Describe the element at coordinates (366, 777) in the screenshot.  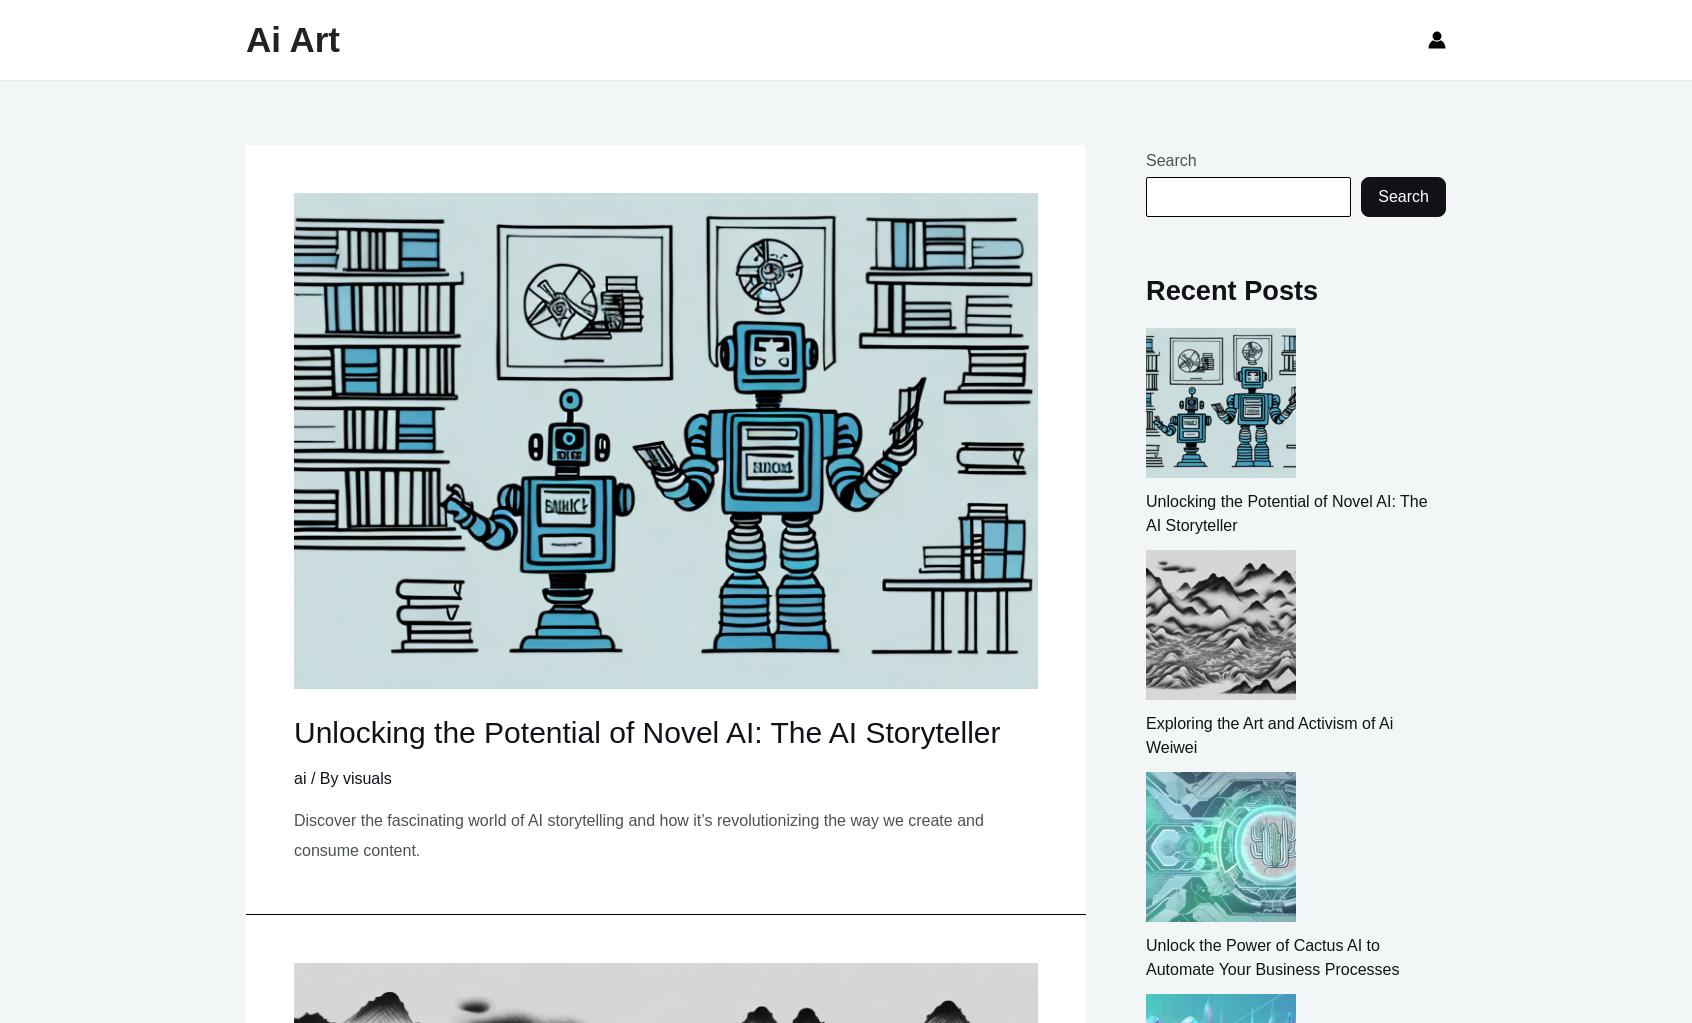
I see `'visuals'` at that location.